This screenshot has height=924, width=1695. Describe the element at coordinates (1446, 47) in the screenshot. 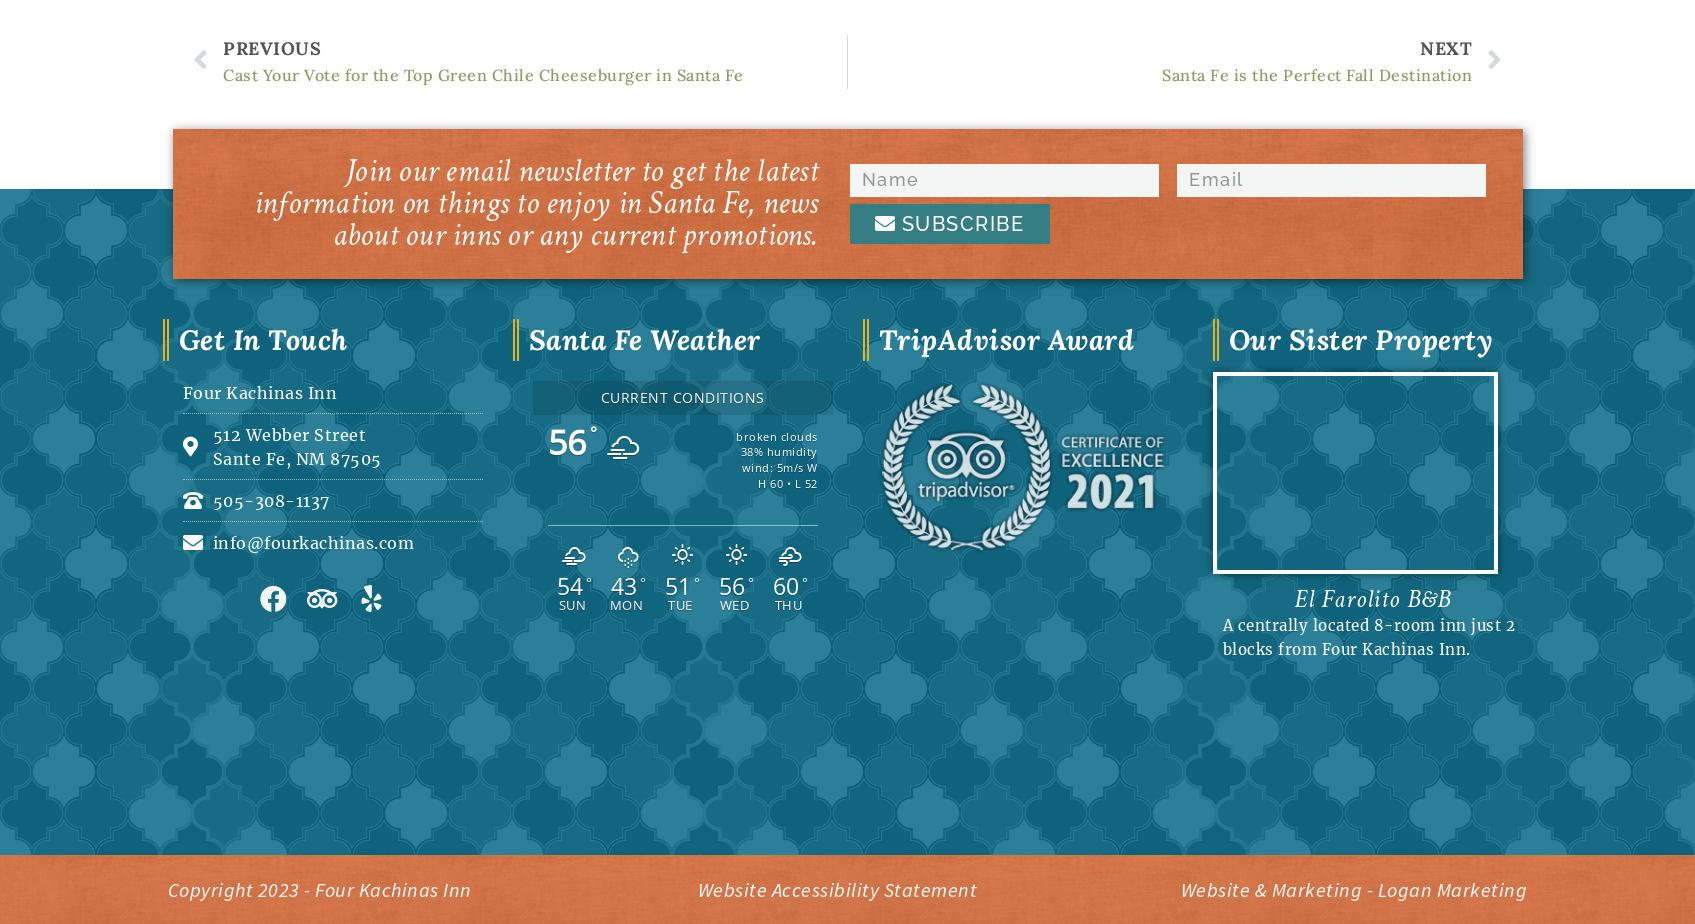

I see `'Next'` at that location.